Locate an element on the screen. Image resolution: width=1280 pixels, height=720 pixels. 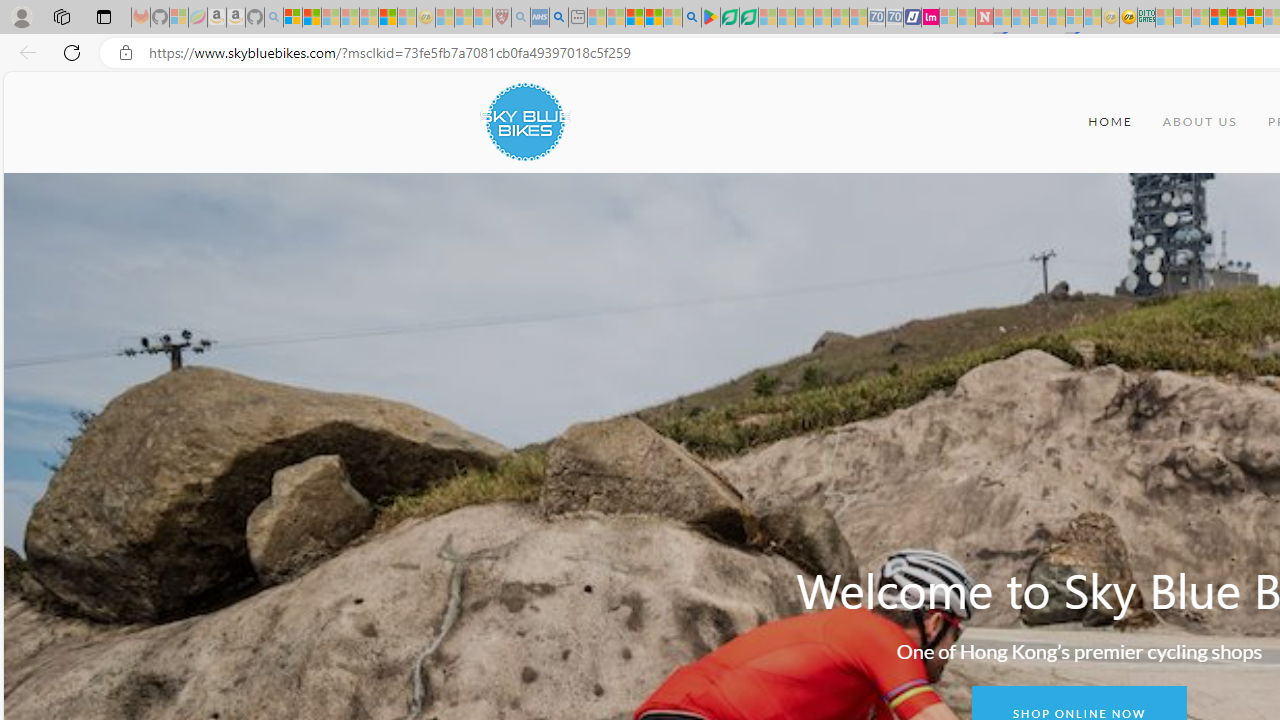
'Local - MSN - Sleeping' is located at coordinates (482, 17).